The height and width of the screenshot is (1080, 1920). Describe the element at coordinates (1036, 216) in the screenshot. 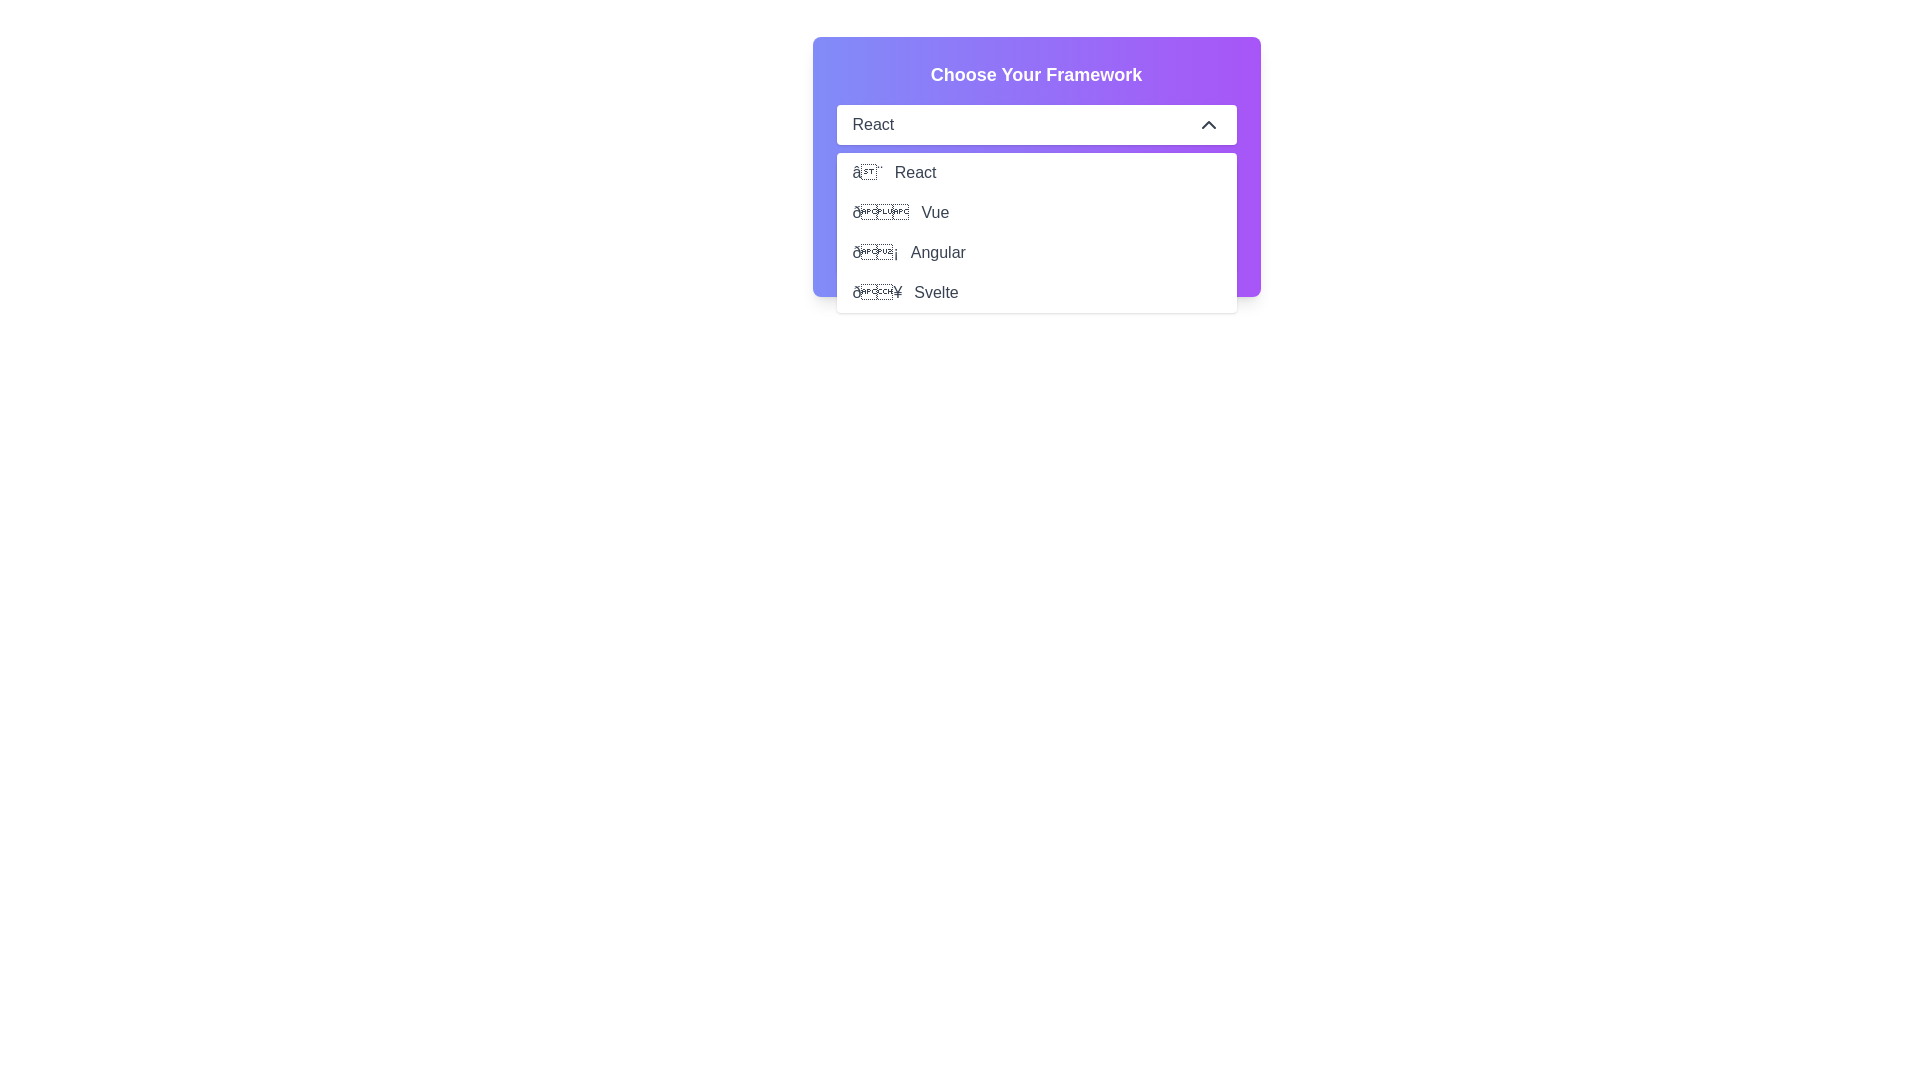

I see `the contents of the informational text block located within the 'Choose Your Framework' dropdown section, positioned below the selectable options for 'React,' 'Vue,' 'Angular,' and 'Svelte.'` at that location.